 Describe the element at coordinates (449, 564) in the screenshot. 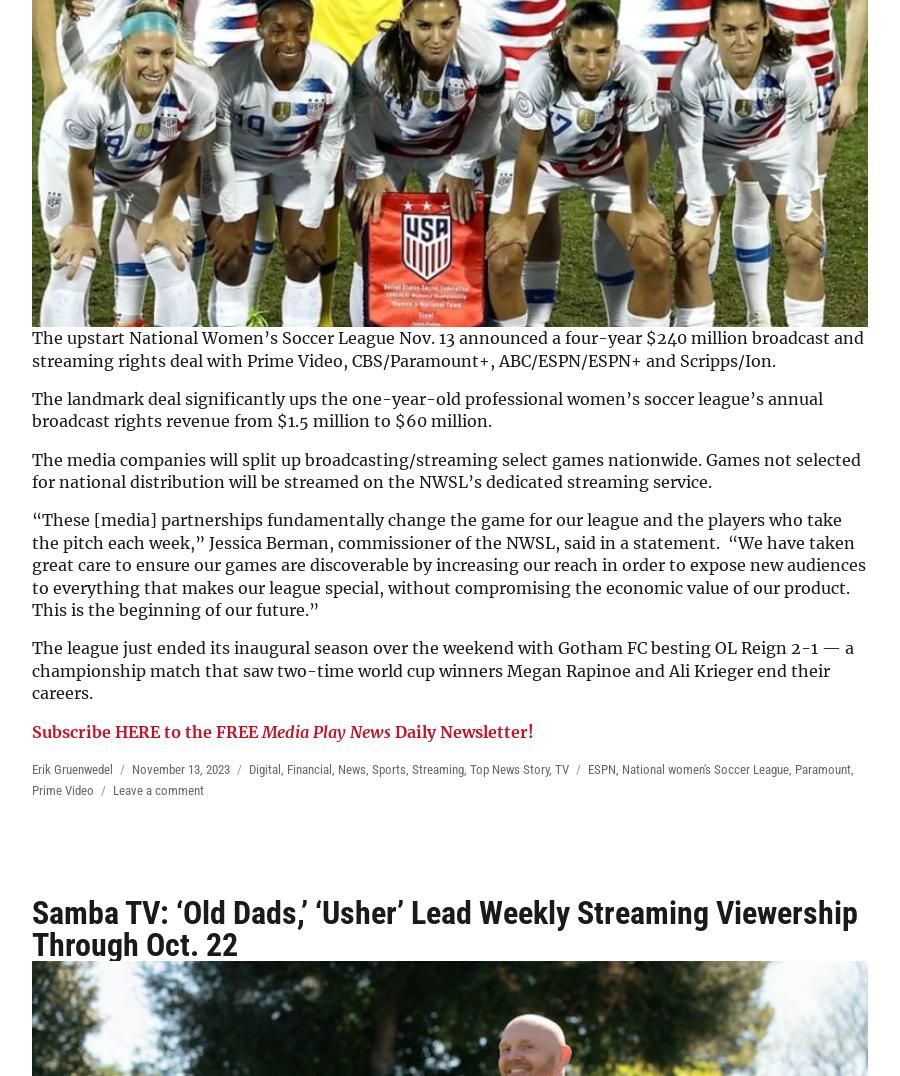

I see `'“These [media] partnerships fundamentally change the game for our league and the players who take the pitch each week,” Jessica Berman, commissioner of the NWSL, said in a statement.  “We have taken great care to ensure our games are discoverable by increasing our reach in order to expose new audiences to everything that makes our league special, without compromising the economic value of our product. This is the beginning of our future.”'` at that location.